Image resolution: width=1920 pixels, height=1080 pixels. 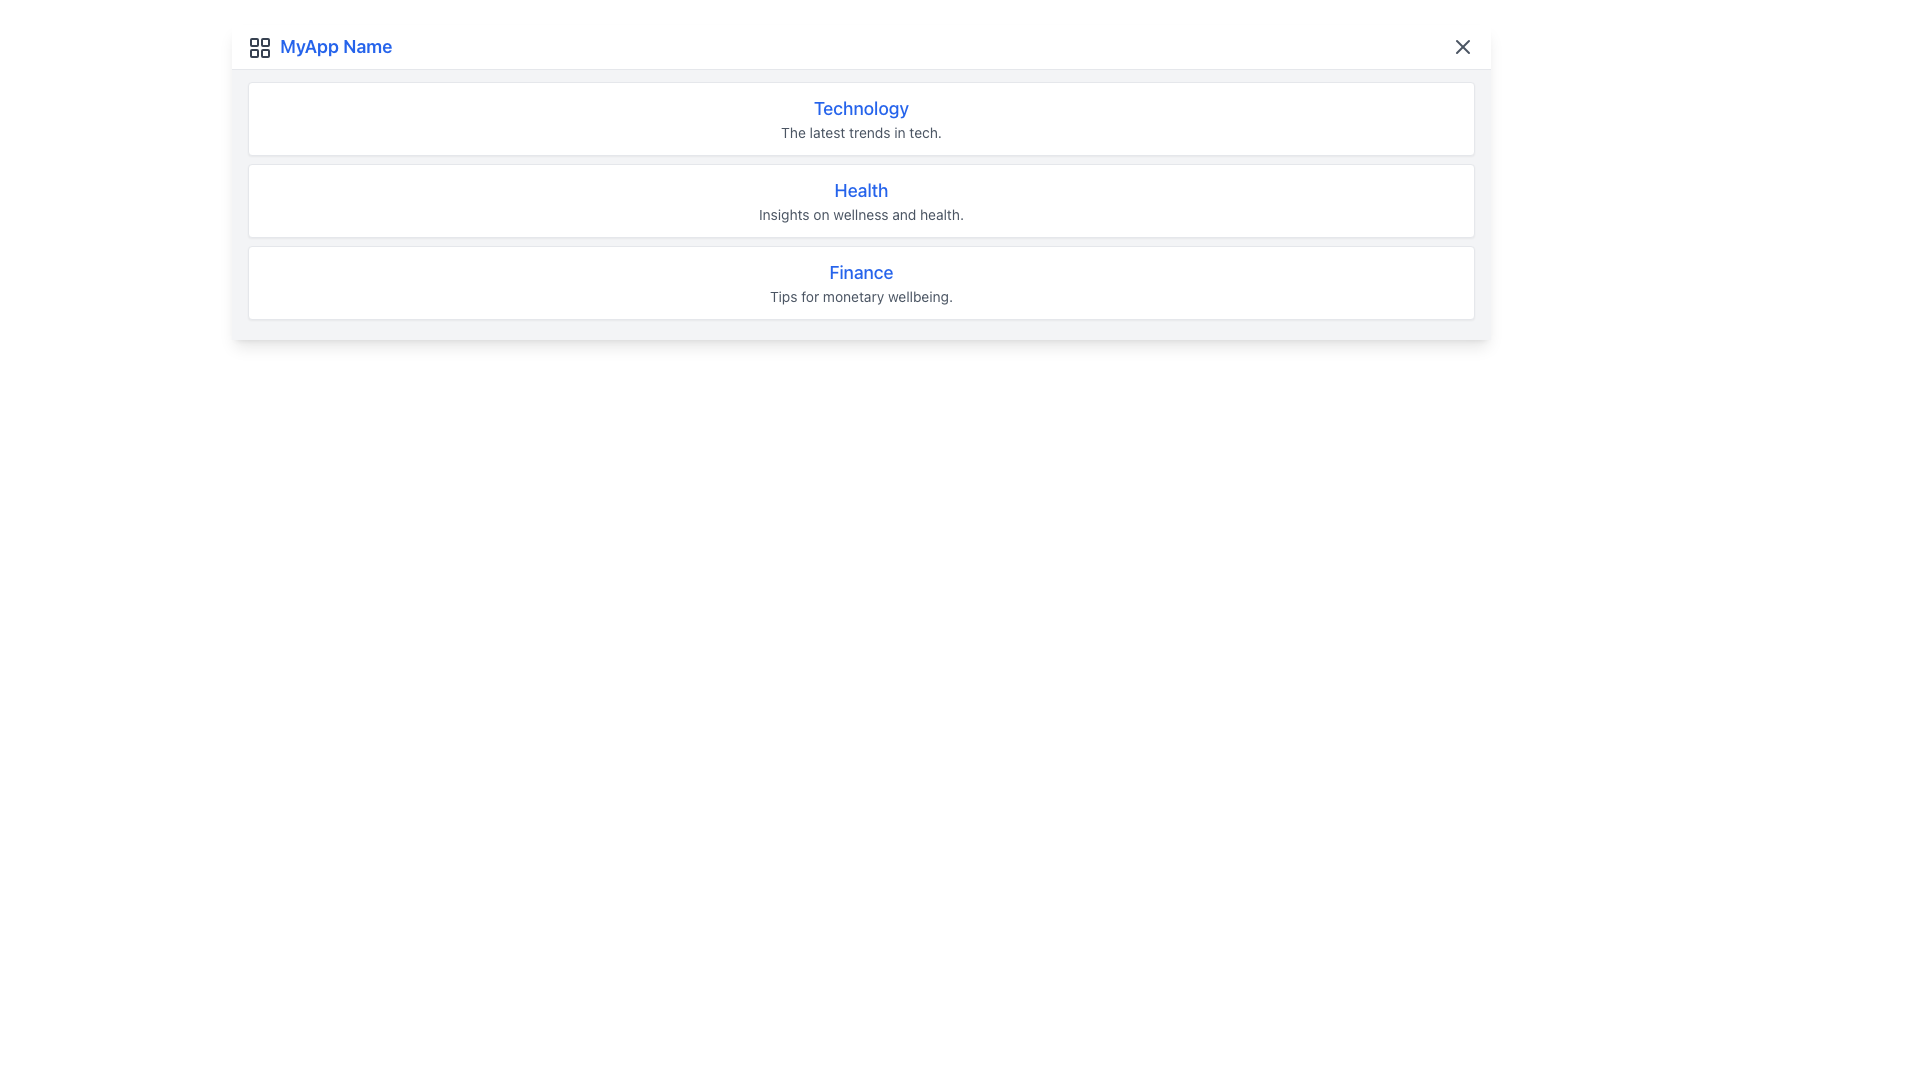 What do you see at coordinates (258, 46) in the screenshot?
I see `the icon consisting of four squares arranged in a 2x2 grid pattern, located next to the text 'MyApp Name' in the top-left corner of the application` at bounding box center [258, 46].